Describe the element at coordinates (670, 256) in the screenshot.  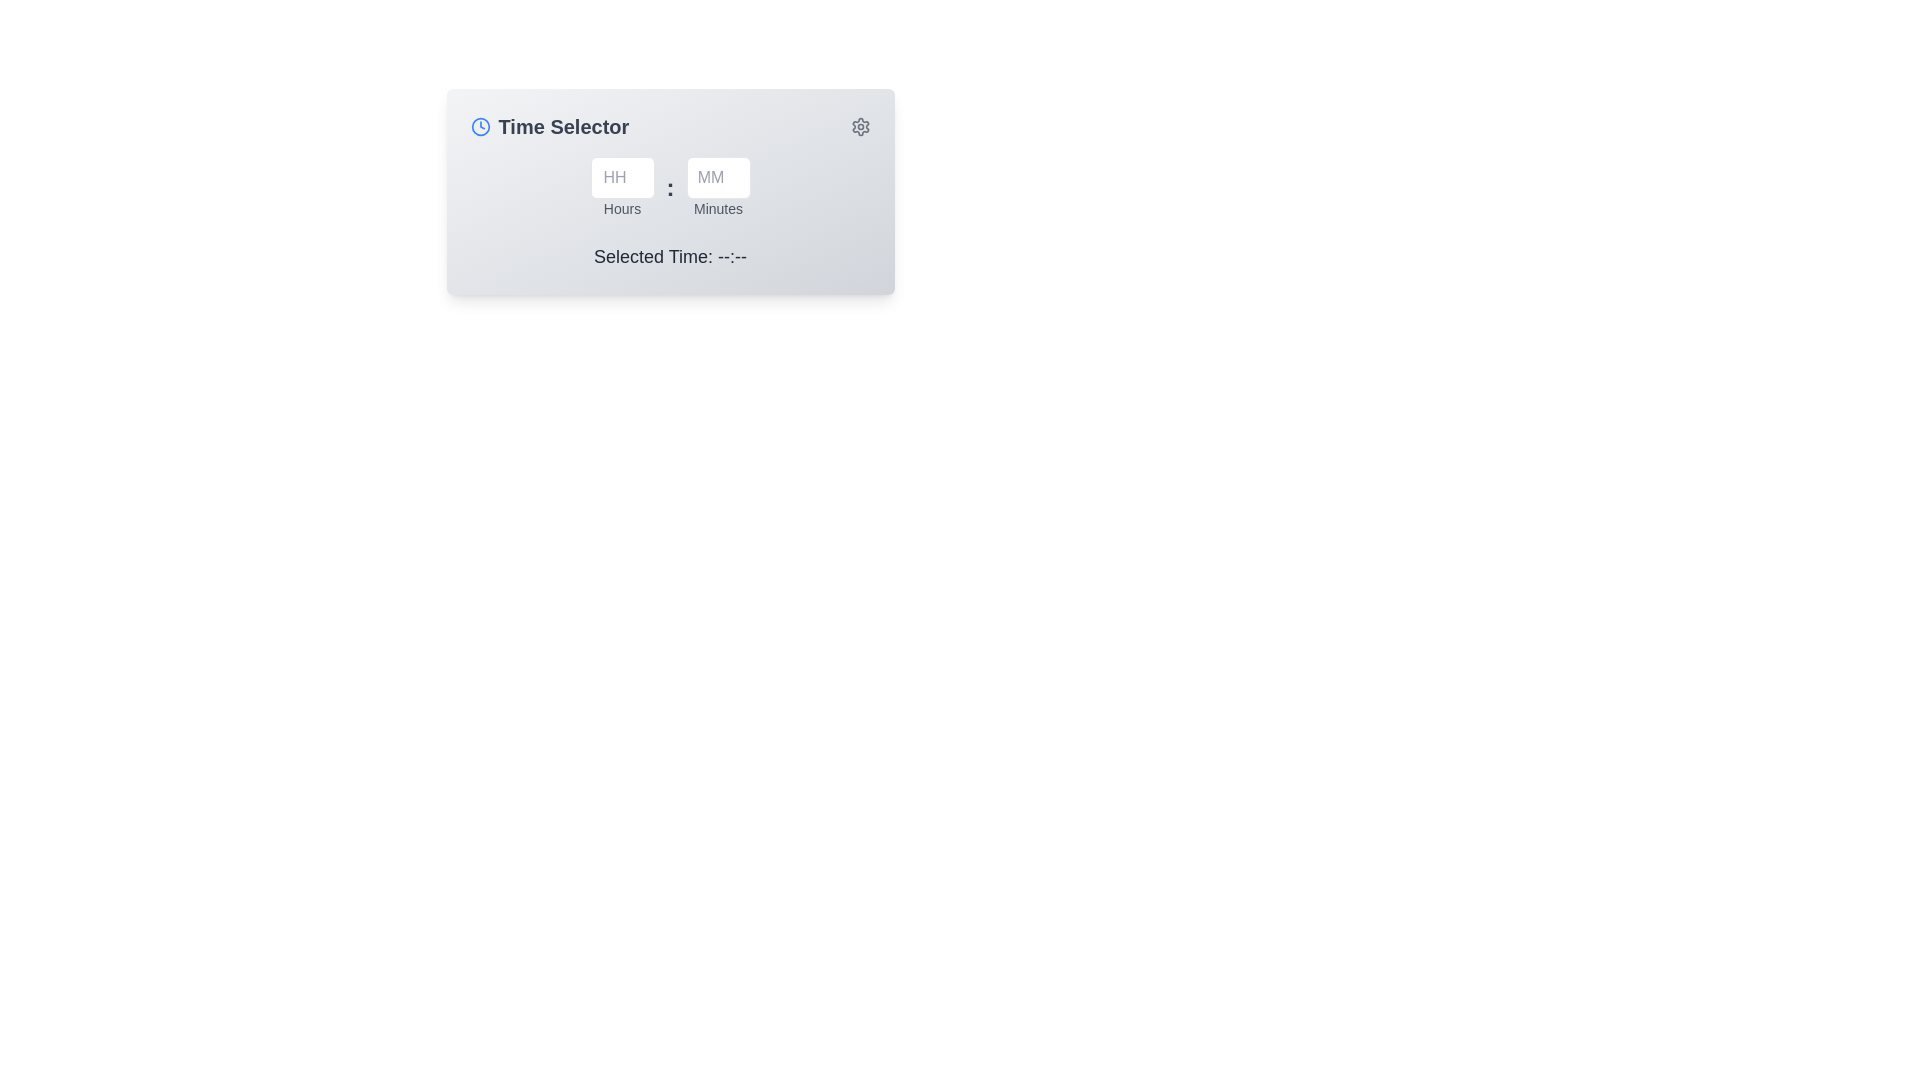
I see `the Text display component that shows the currently selected time, initially displaying '--:--', located below the 'Hours' and 'Minutes' input fields in the 'Time Selector' panel` at that location.